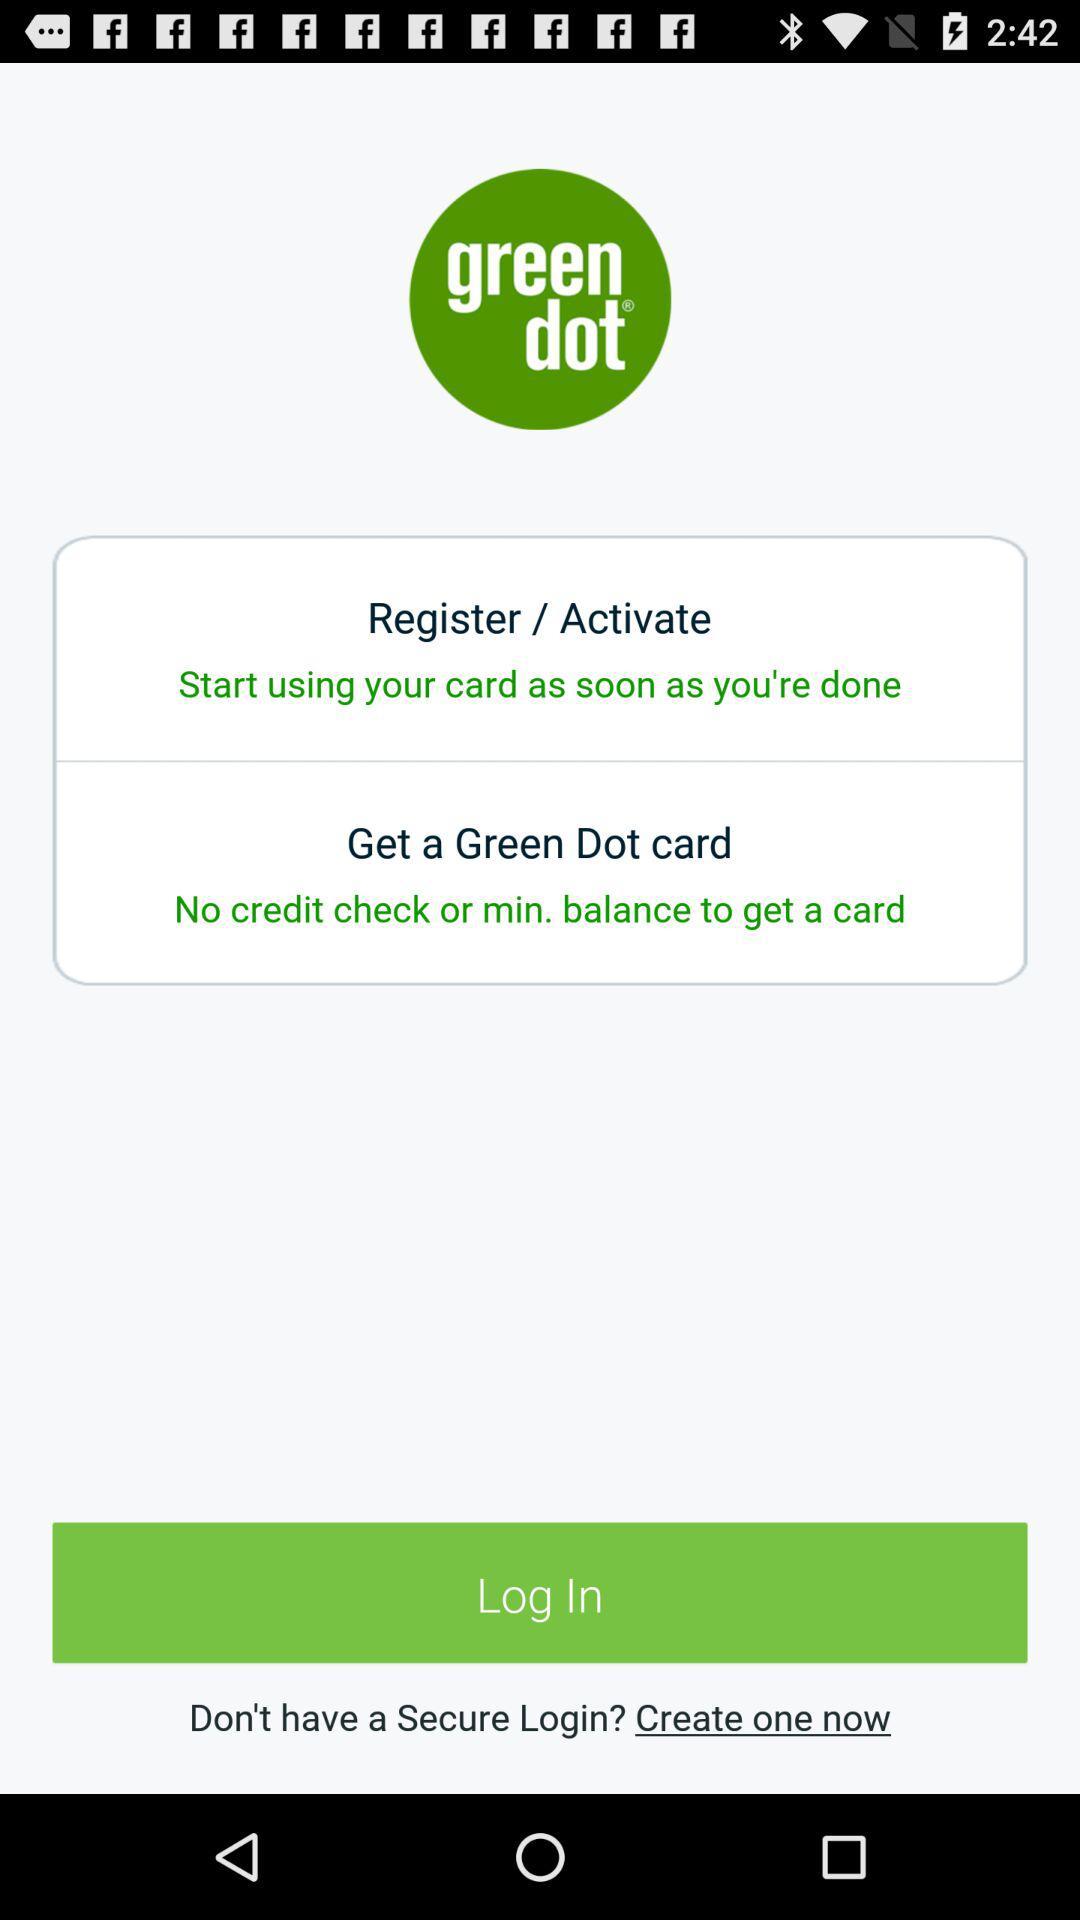 Image resolution: width=1080 pixels, height=1920 pixels. I want to click on log in, so click(540, 1593).